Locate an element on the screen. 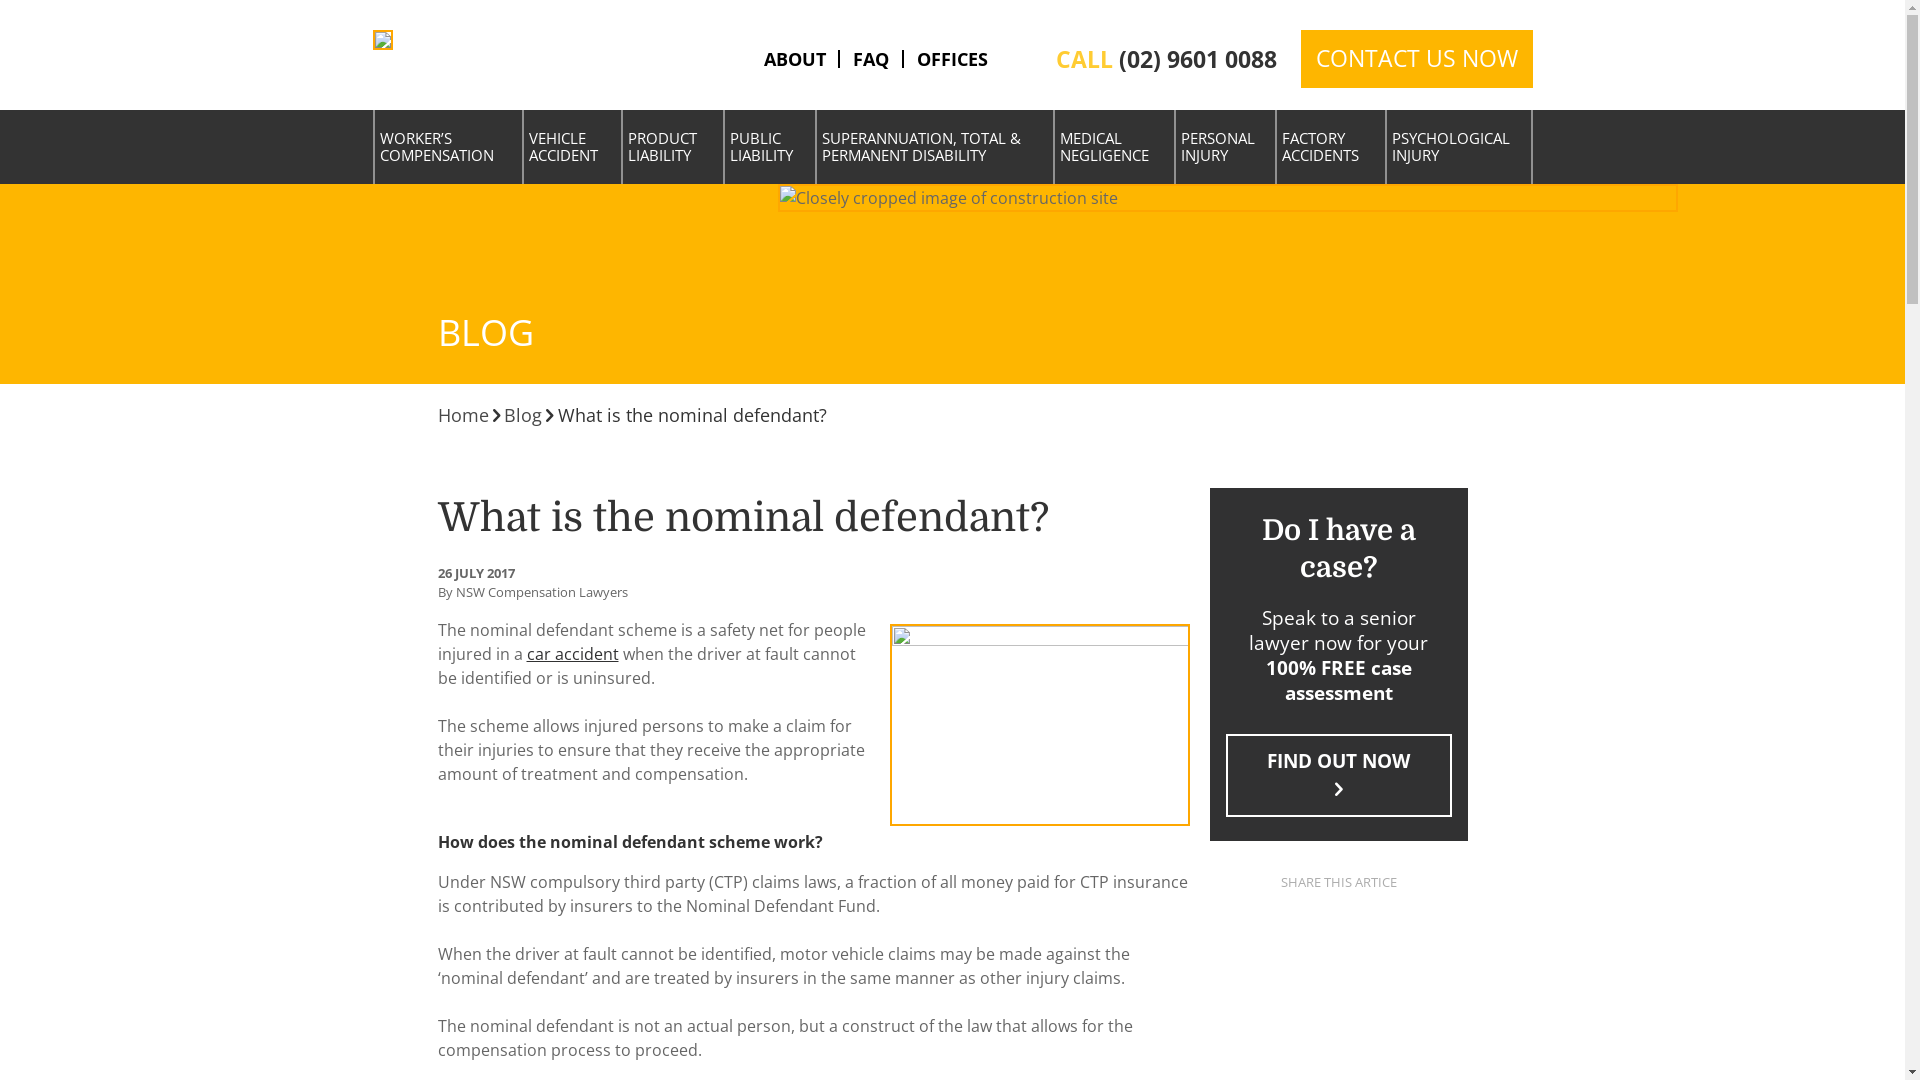  'CALL (02) 9601 0088' is located at coordinates (1166, 58).